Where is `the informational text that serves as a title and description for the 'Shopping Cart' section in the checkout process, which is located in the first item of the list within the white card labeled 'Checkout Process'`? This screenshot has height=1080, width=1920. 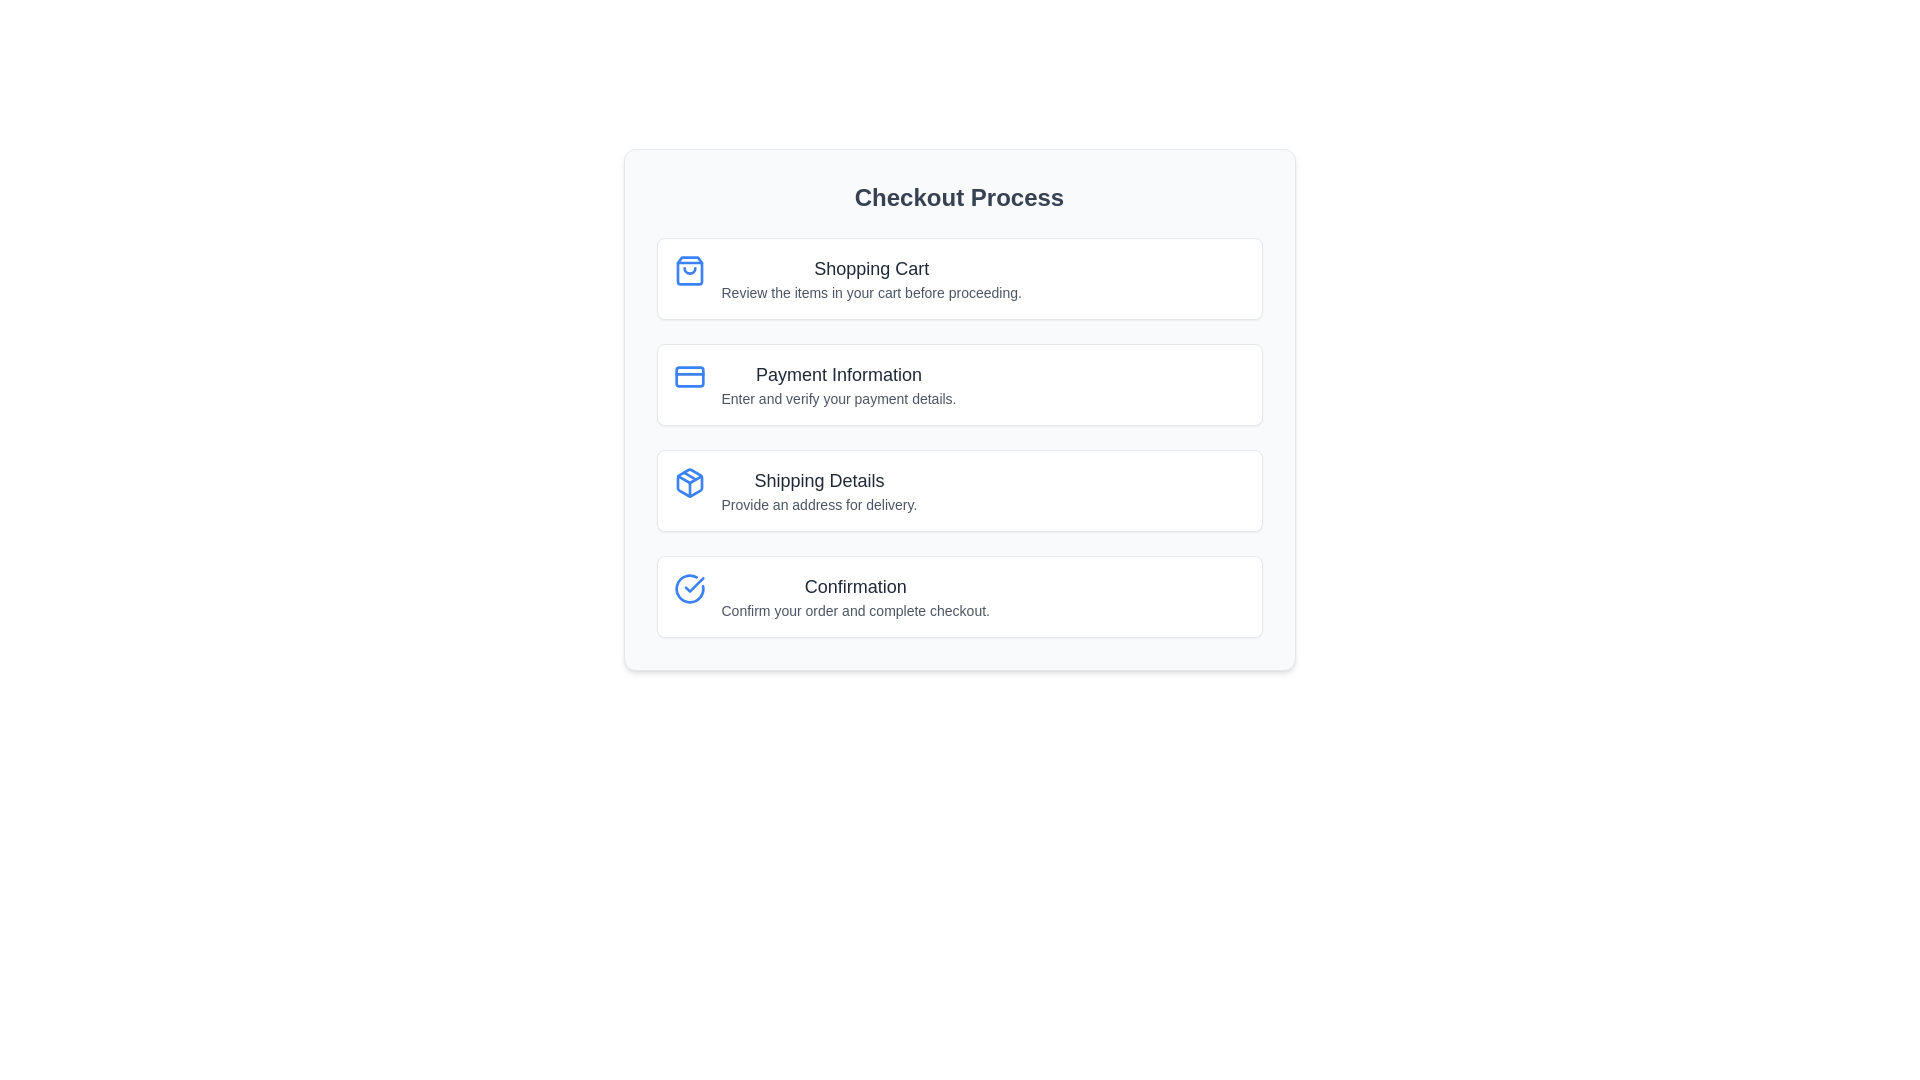 the informational text that serves as a title and description for the 'Shopping Cart' section in the checkout process, which is located in the first item of the list within the white card labeled 'Checkout Process' is located at coordinates (871, 278).